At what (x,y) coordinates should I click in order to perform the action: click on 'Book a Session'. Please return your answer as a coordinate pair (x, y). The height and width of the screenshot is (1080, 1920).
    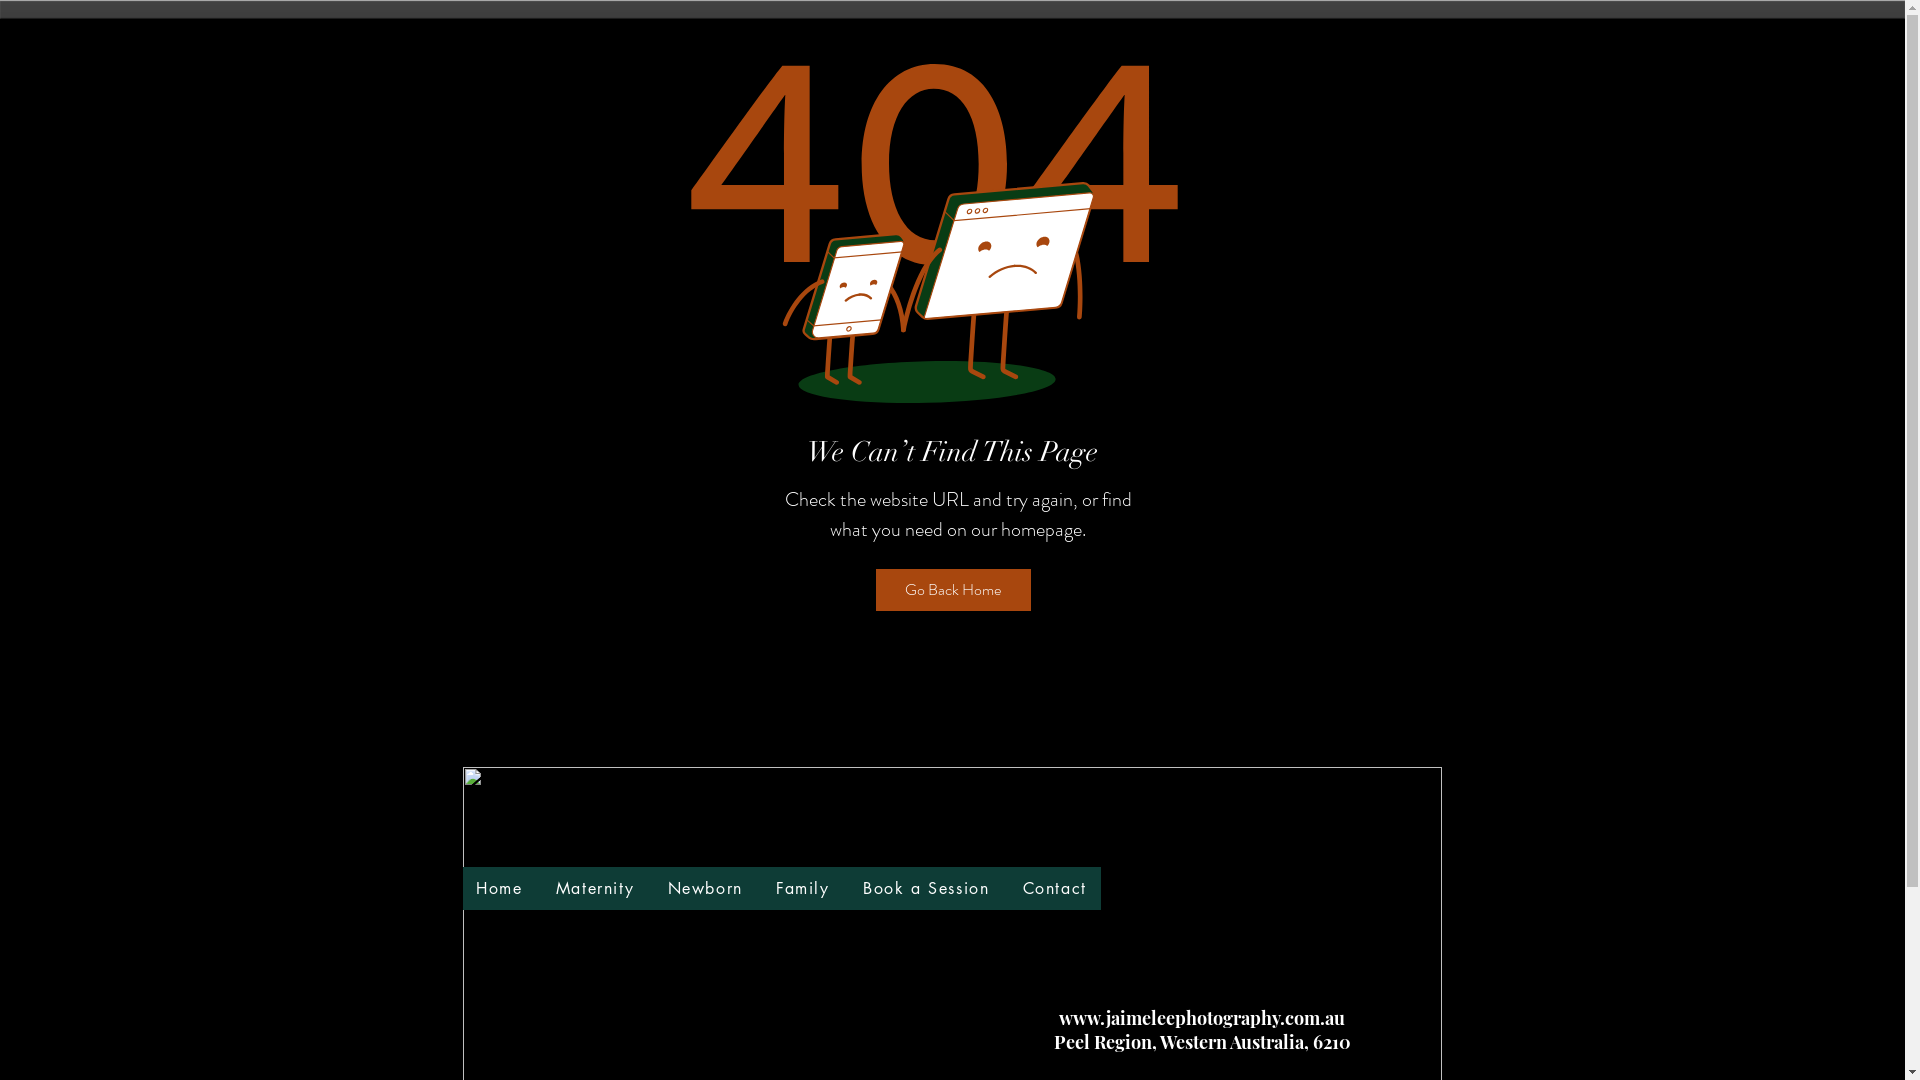
    Looking at the image, I should click on (849, 887).